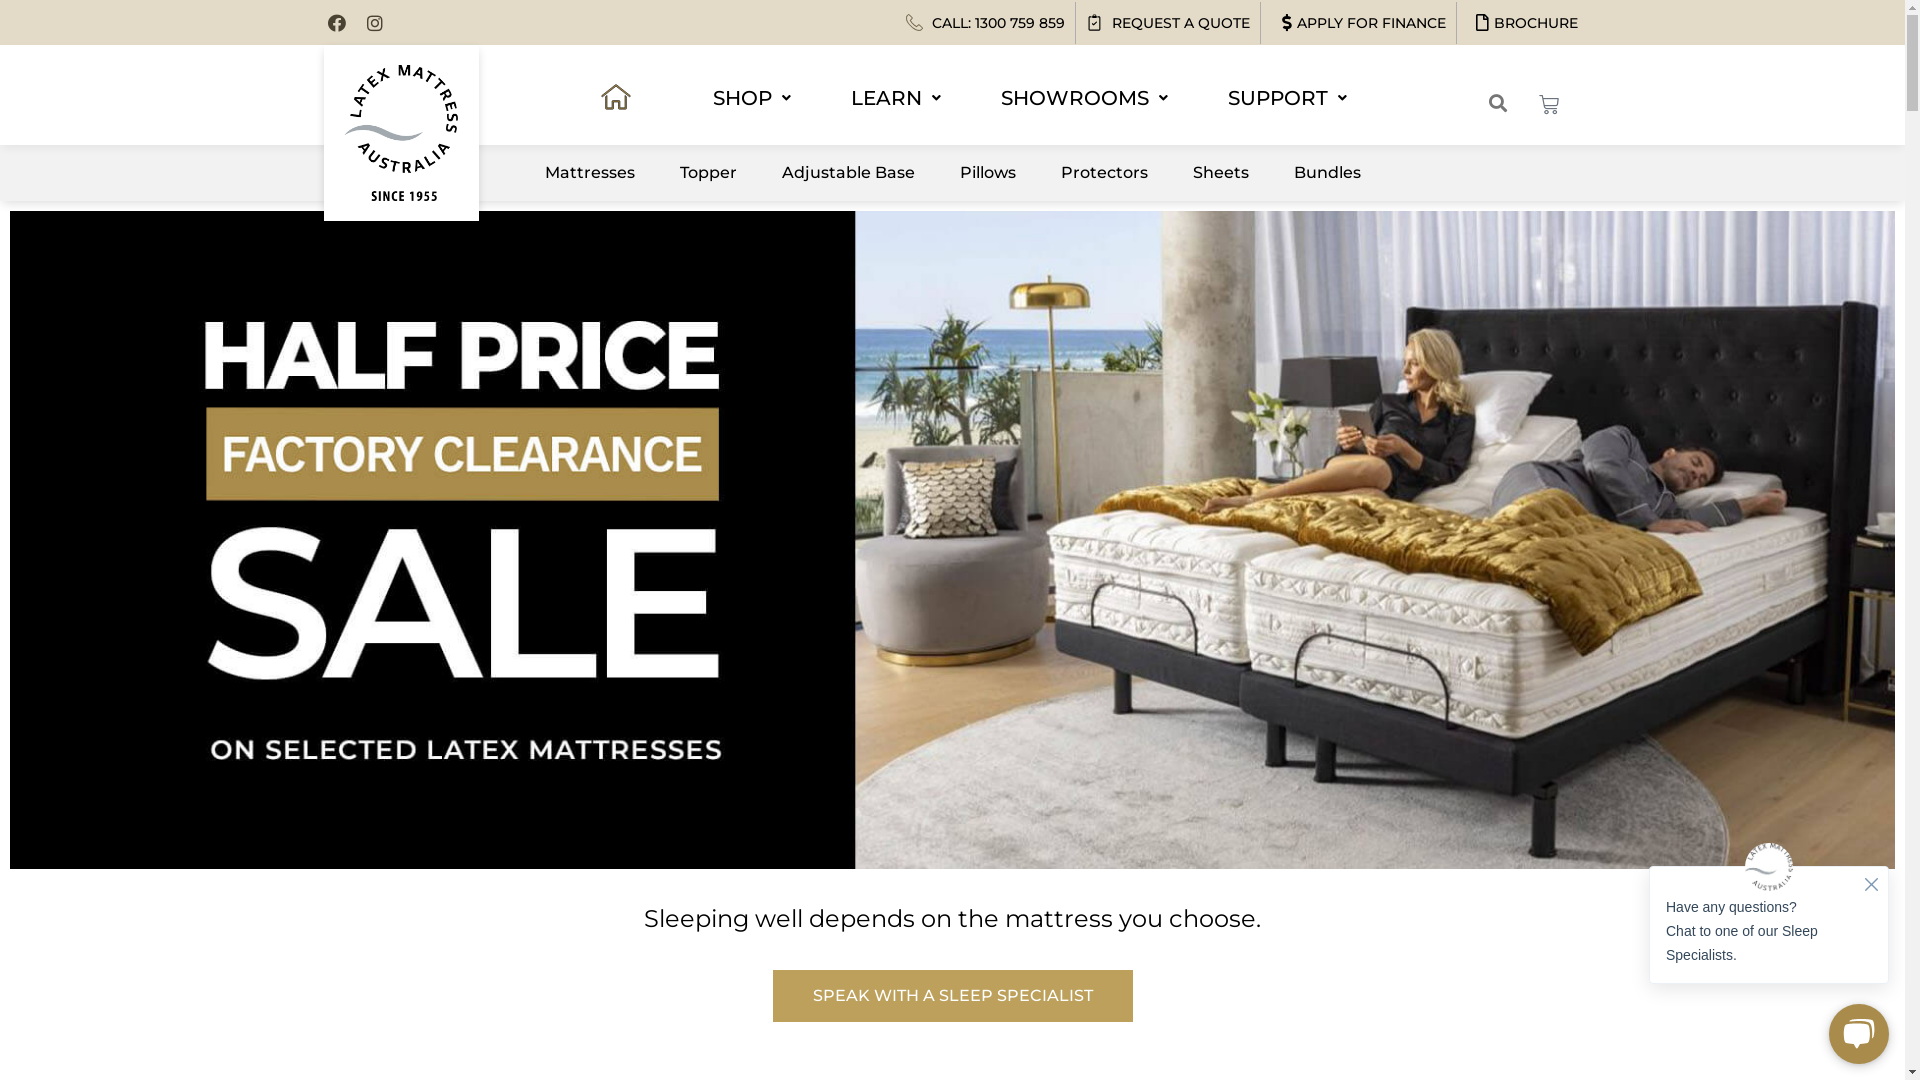  Describe the element at coordinates (1084, 23) in the screenshot. I see `'REQUEST A QUOTE'` at that location.